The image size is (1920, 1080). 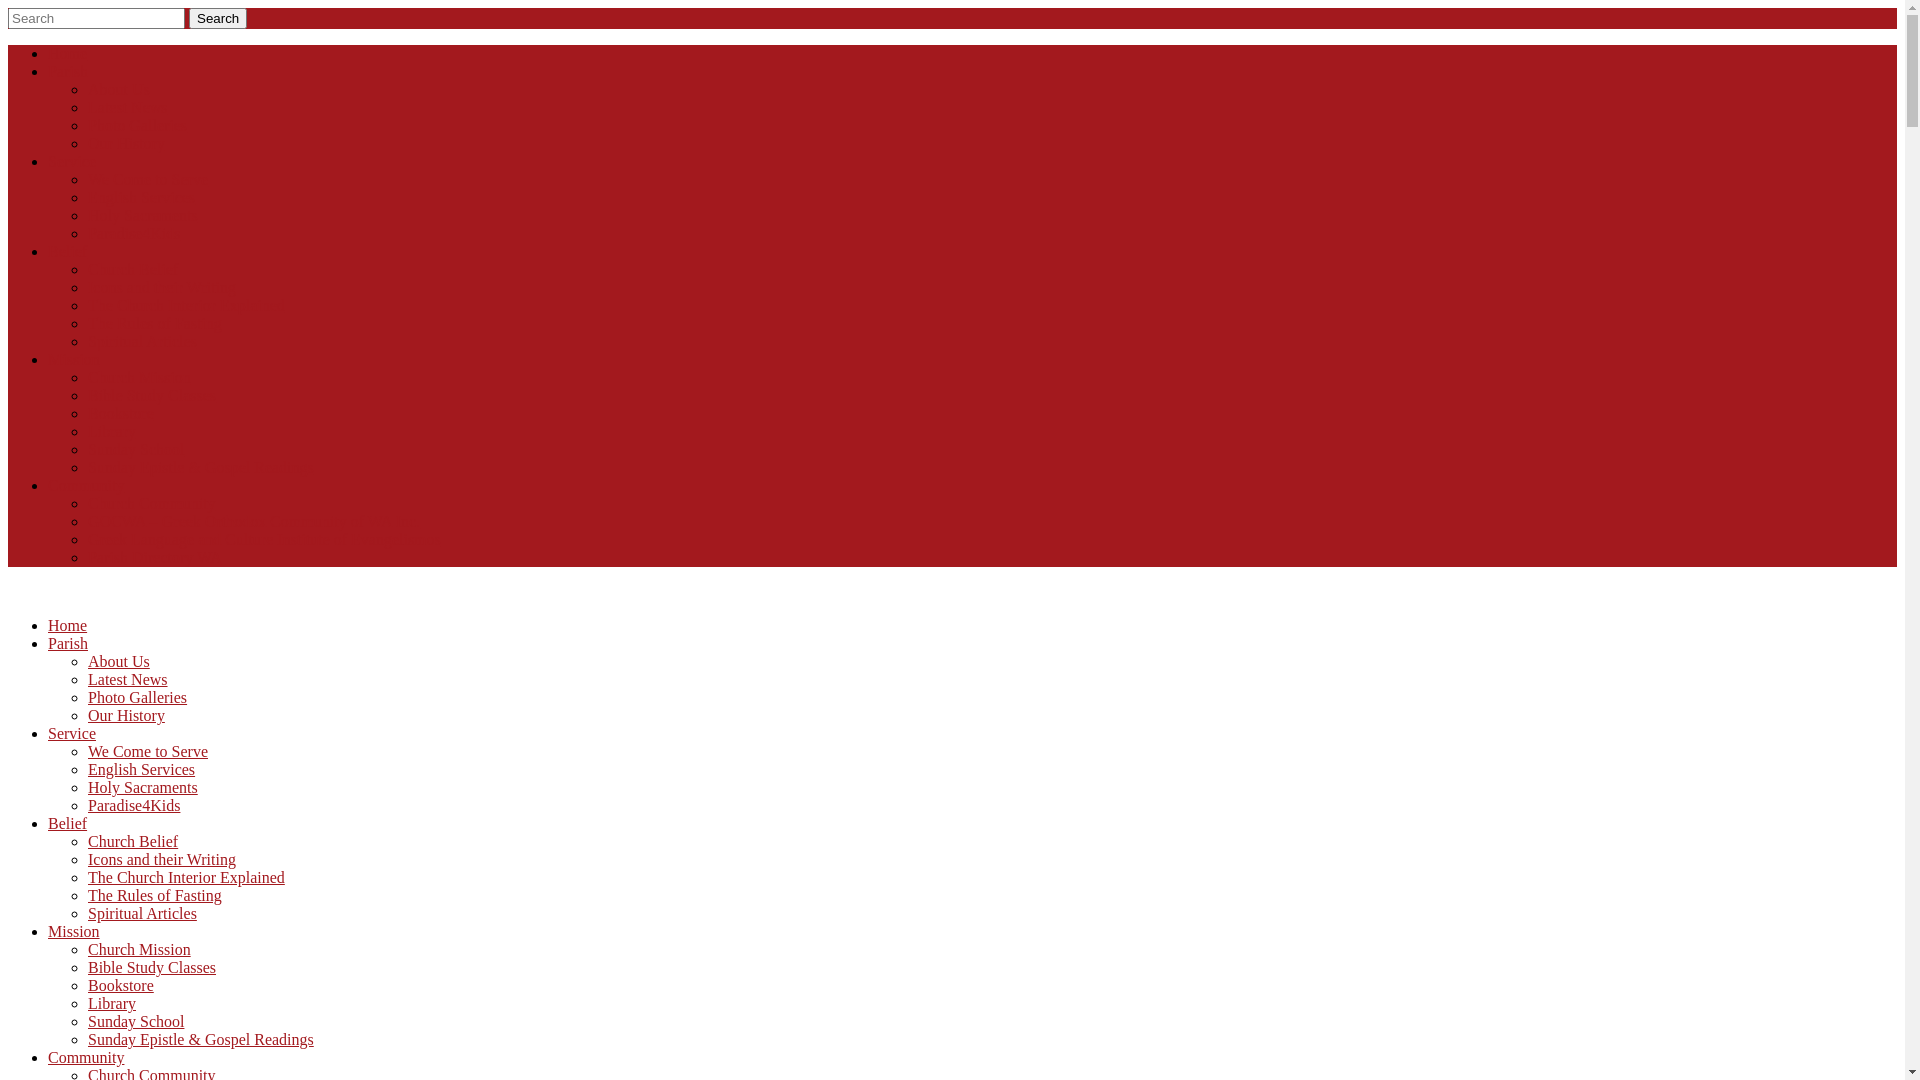 What do you see at coordinates (142, 786) in the screenshot?
I see `'Holy Sacraments'` at bounding box center [142, 786].